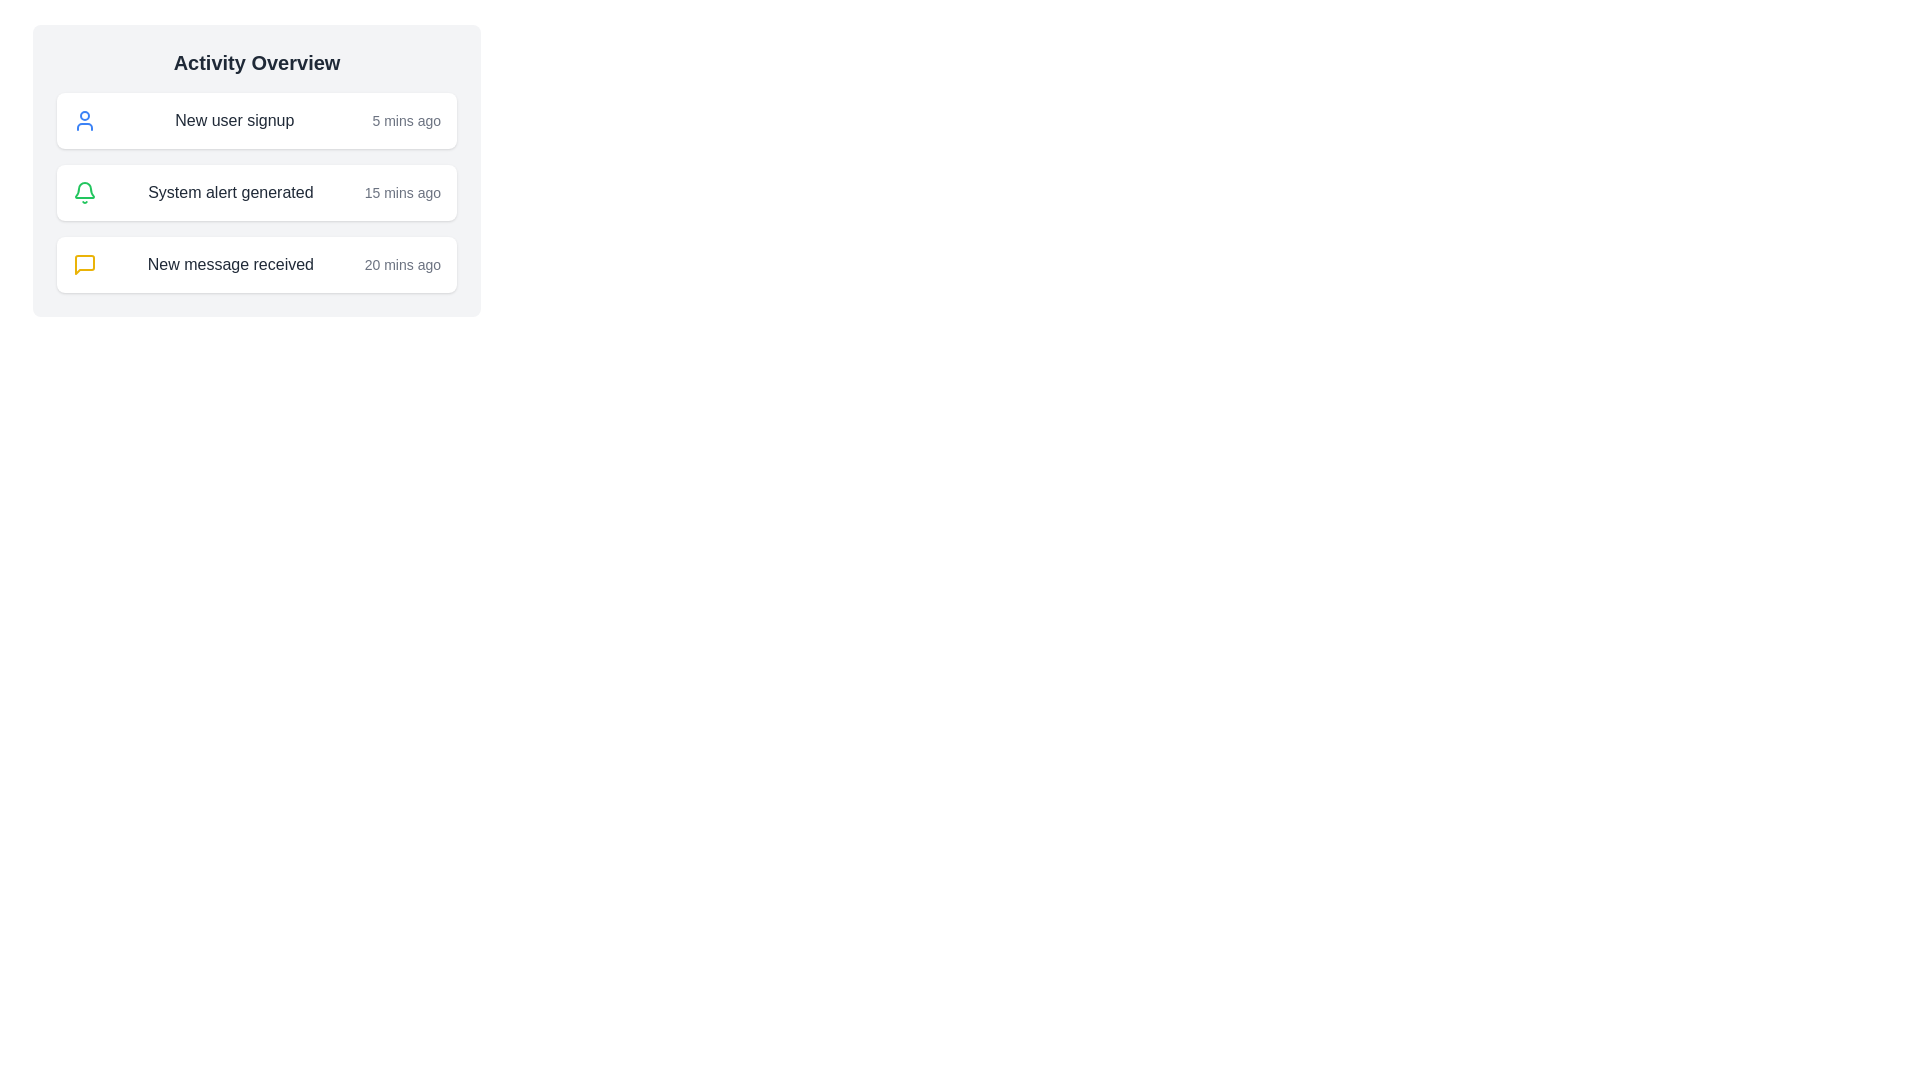  What do you see at coordinates (234, 120) in the screenshot?
I see `the 'New user signup' text label` at bounding box center [234, 120].